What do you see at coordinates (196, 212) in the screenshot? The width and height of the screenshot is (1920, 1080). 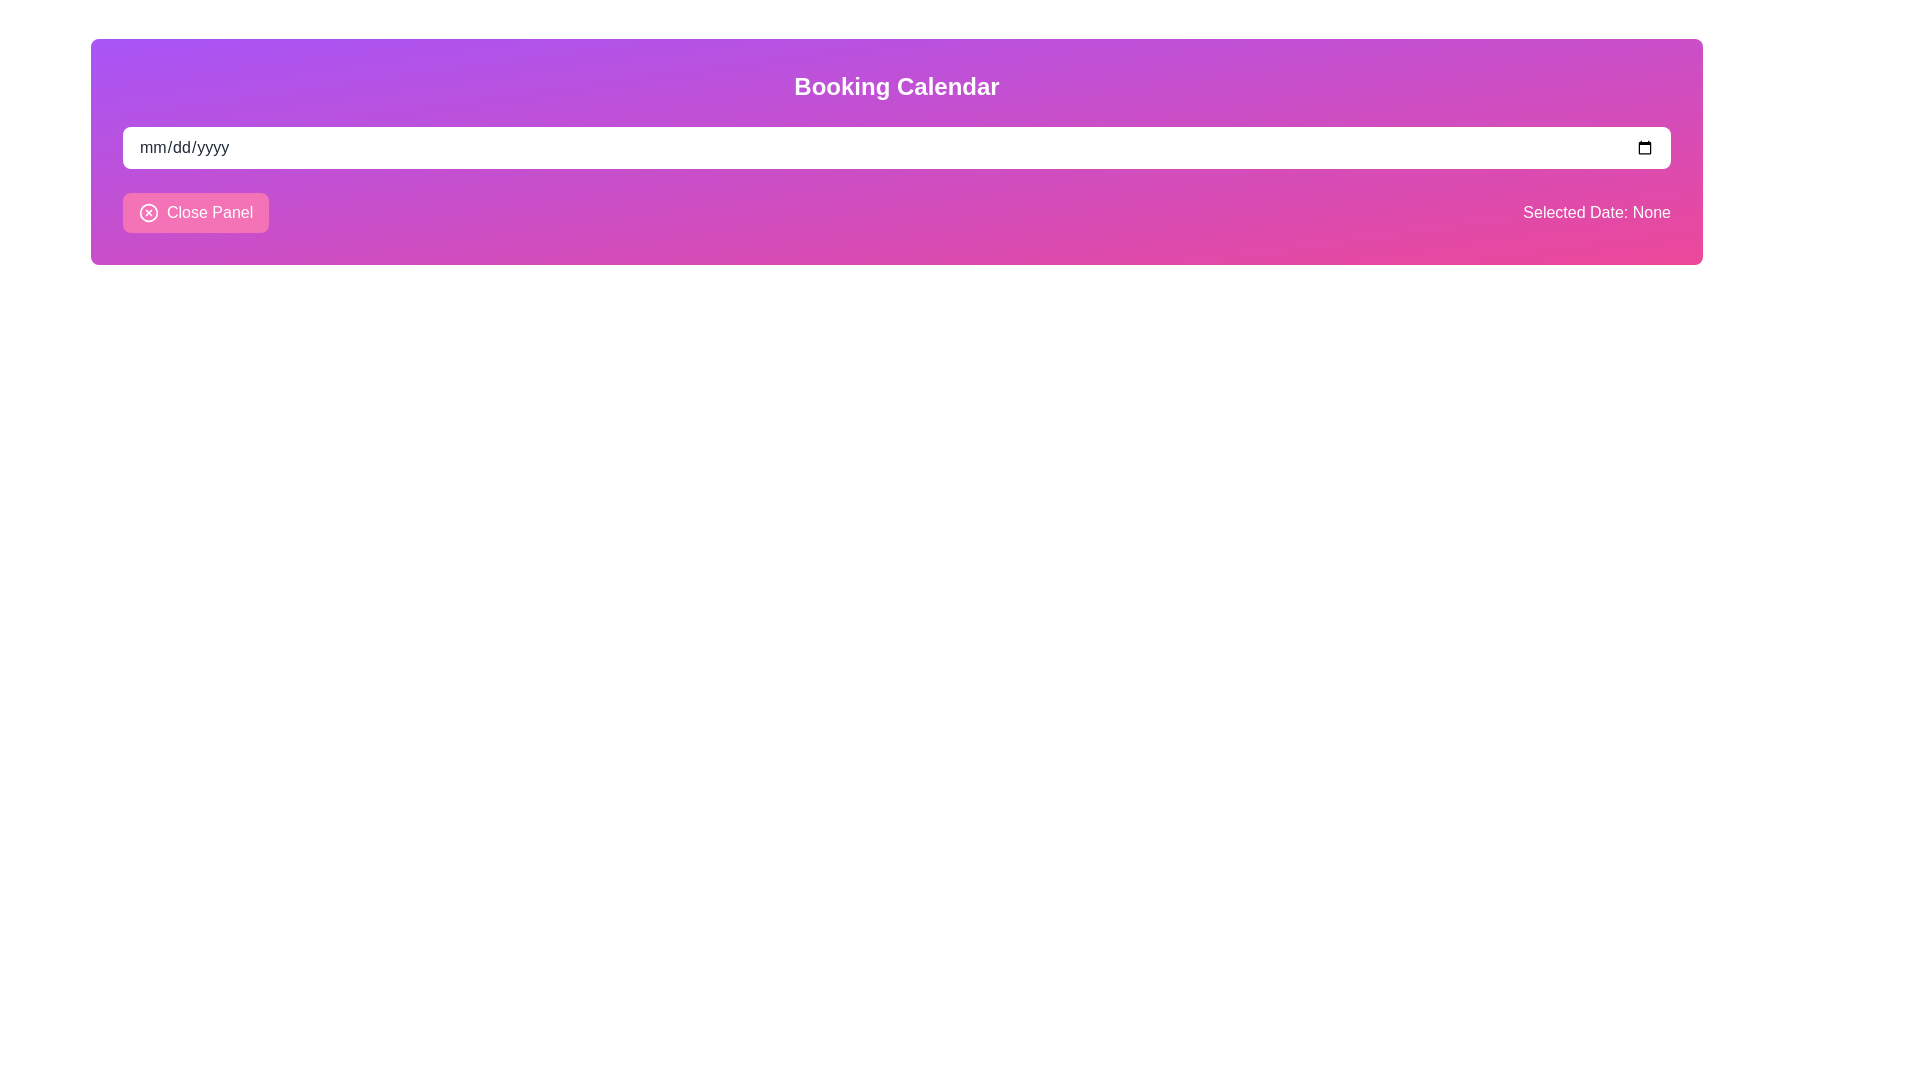 I see `the 'Close Panel' button with a pink background and white text for accessibility navigation` at bounding box center [196, 212].